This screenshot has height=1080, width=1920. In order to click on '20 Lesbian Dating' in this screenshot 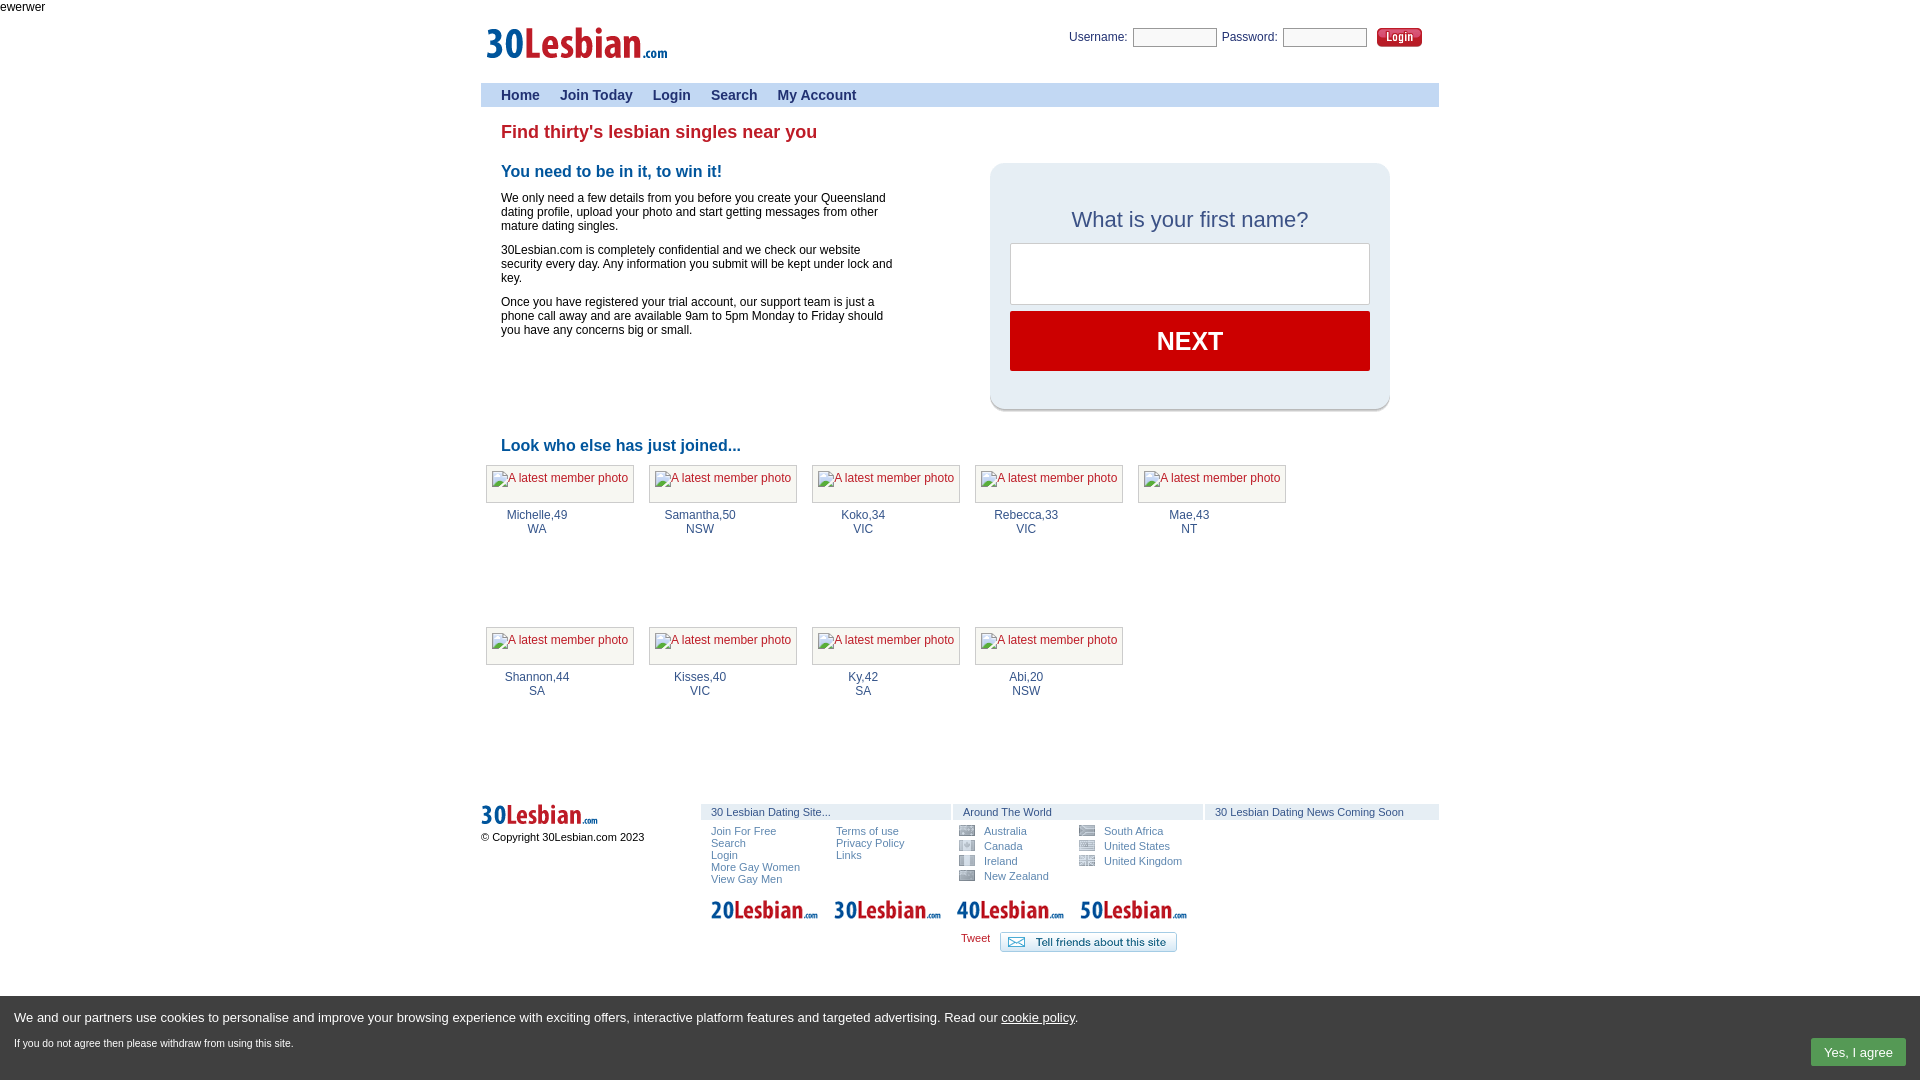, I will do `click(763, 921)`.